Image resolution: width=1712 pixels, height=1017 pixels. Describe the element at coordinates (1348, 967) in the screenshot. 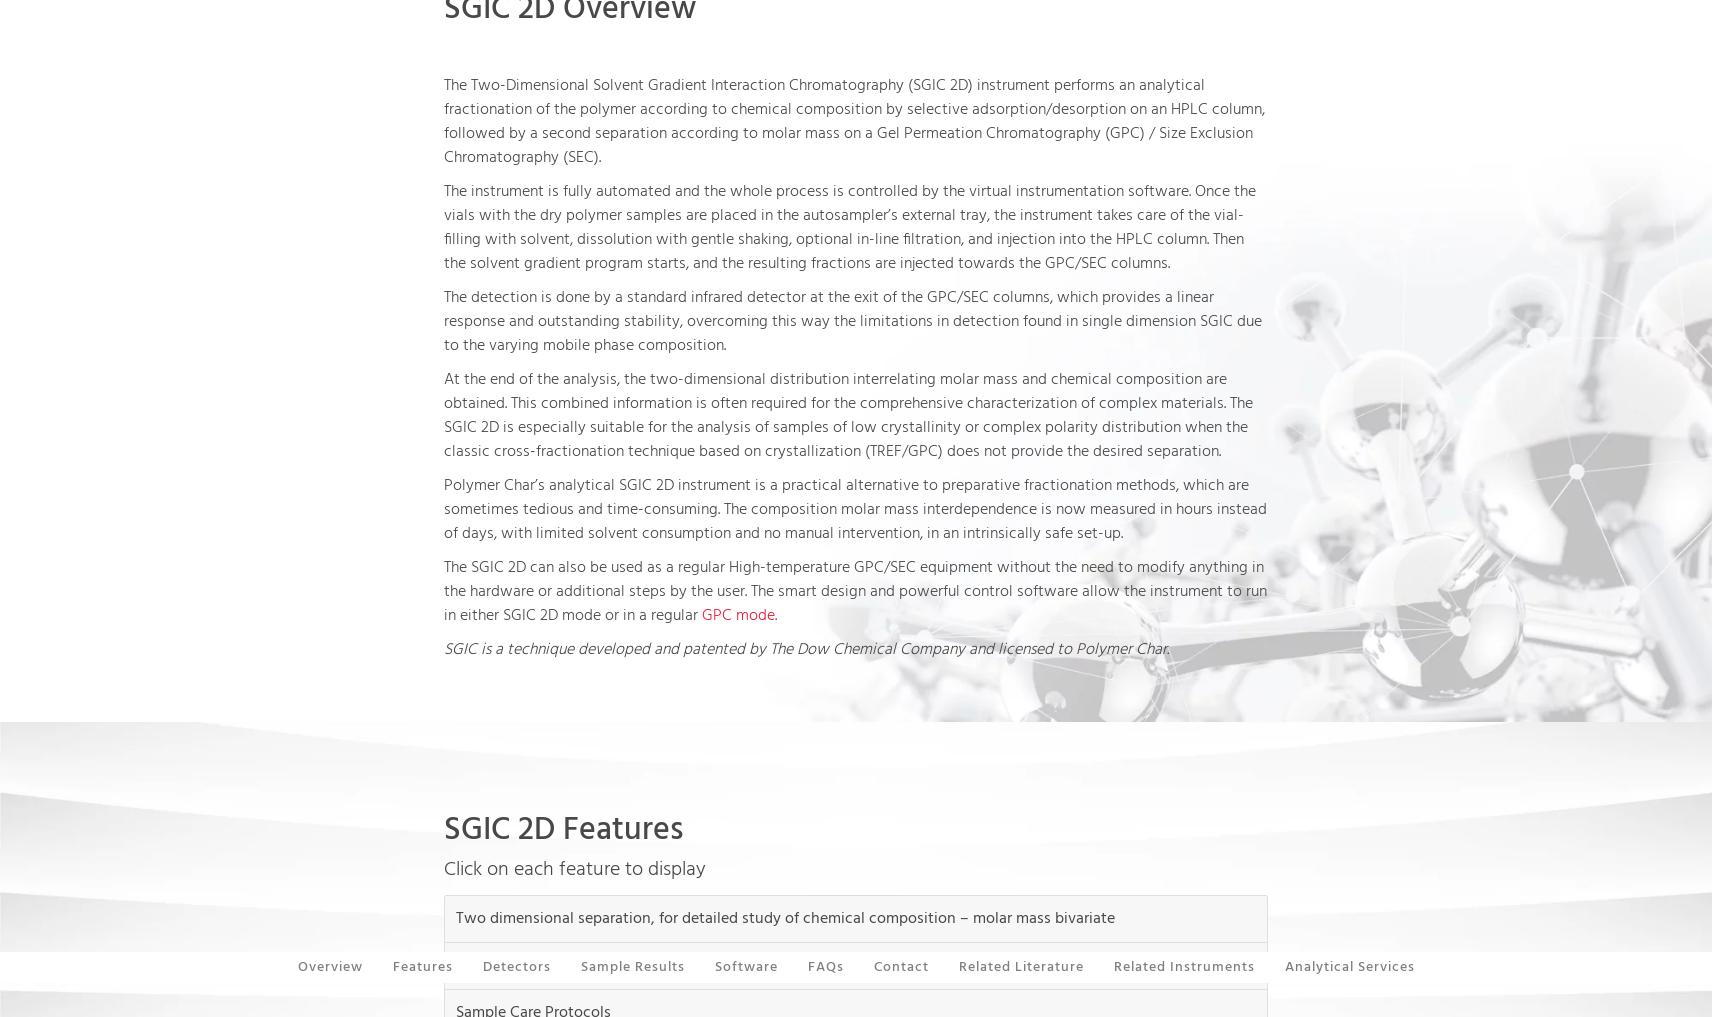

I see `'Analytical Services'` at that location.